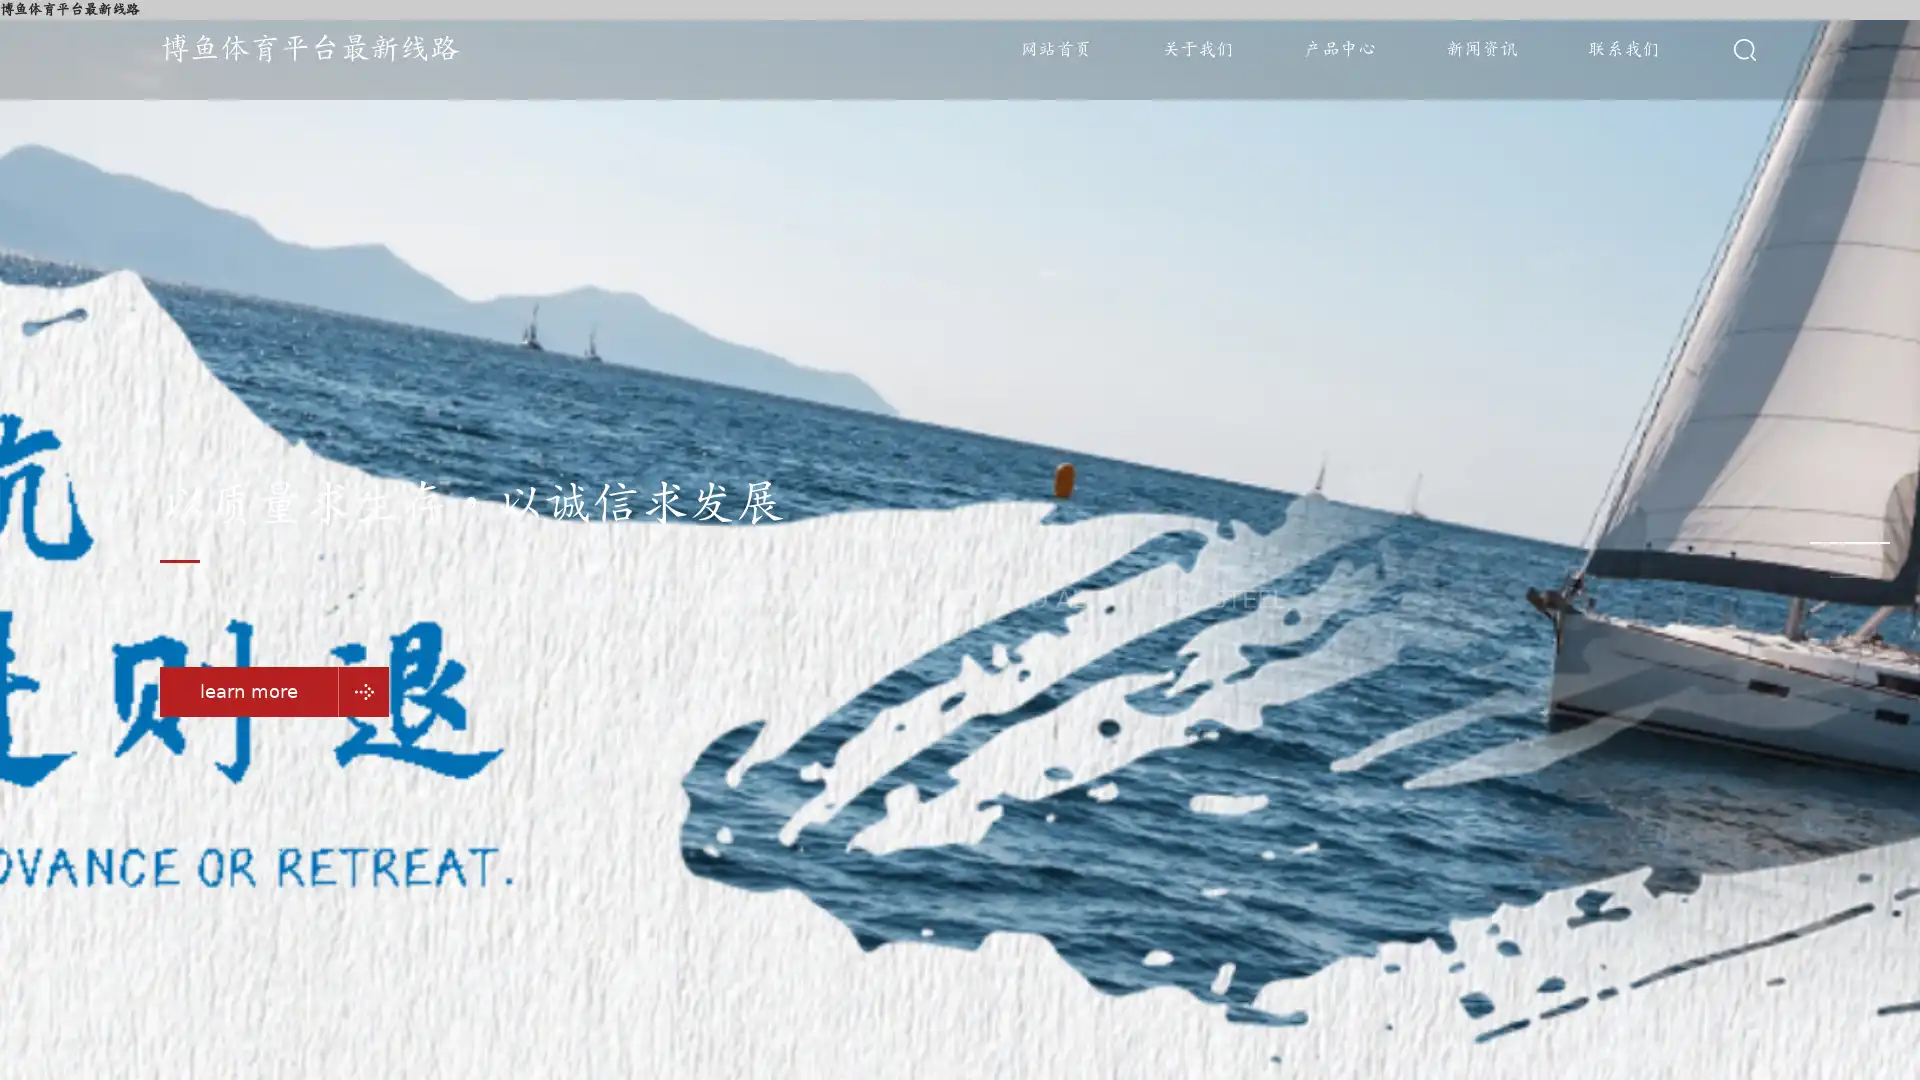 This screenshot has height=1080, width=1920. Describe the element at coordinates (1848, 559) in the screenshot. I see `Go to slide 2` at that location.